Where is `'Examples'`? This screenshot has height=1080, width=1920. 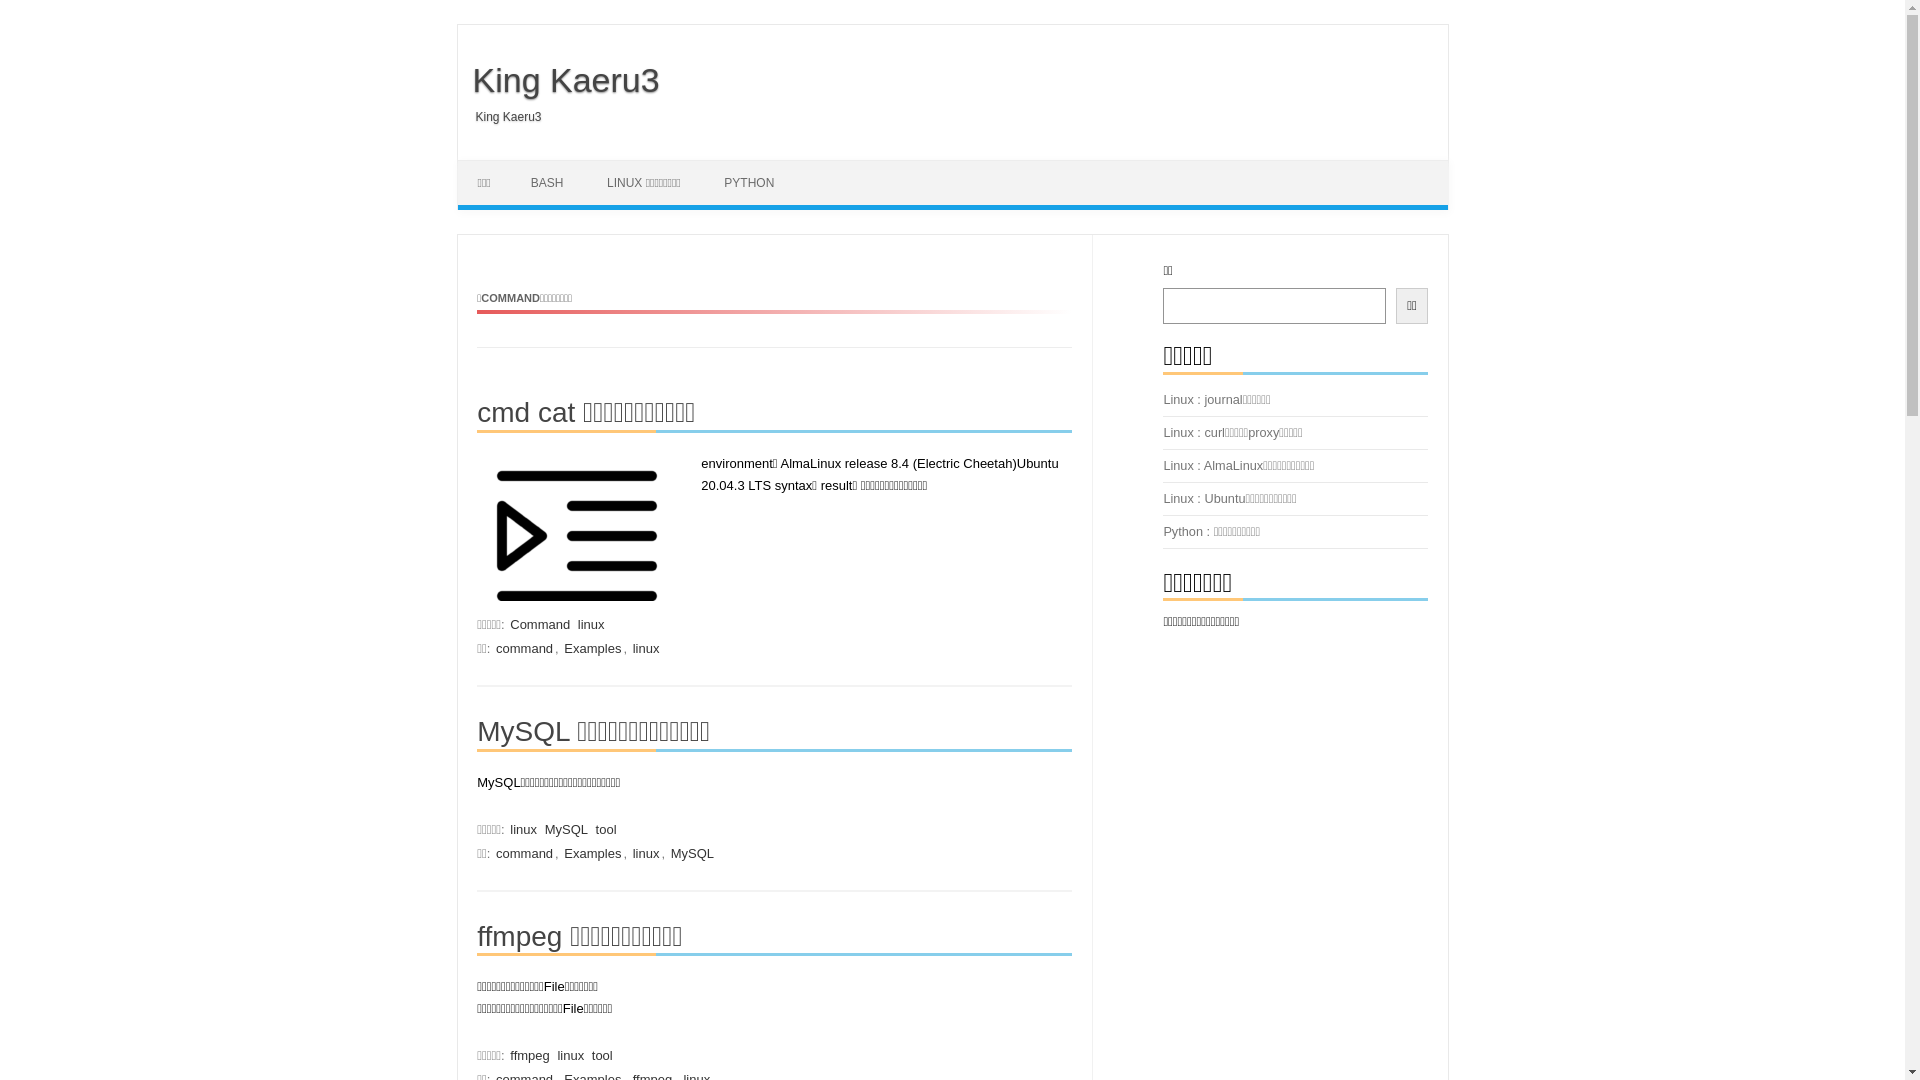 'Examples' is located at coordinates (591, 648).